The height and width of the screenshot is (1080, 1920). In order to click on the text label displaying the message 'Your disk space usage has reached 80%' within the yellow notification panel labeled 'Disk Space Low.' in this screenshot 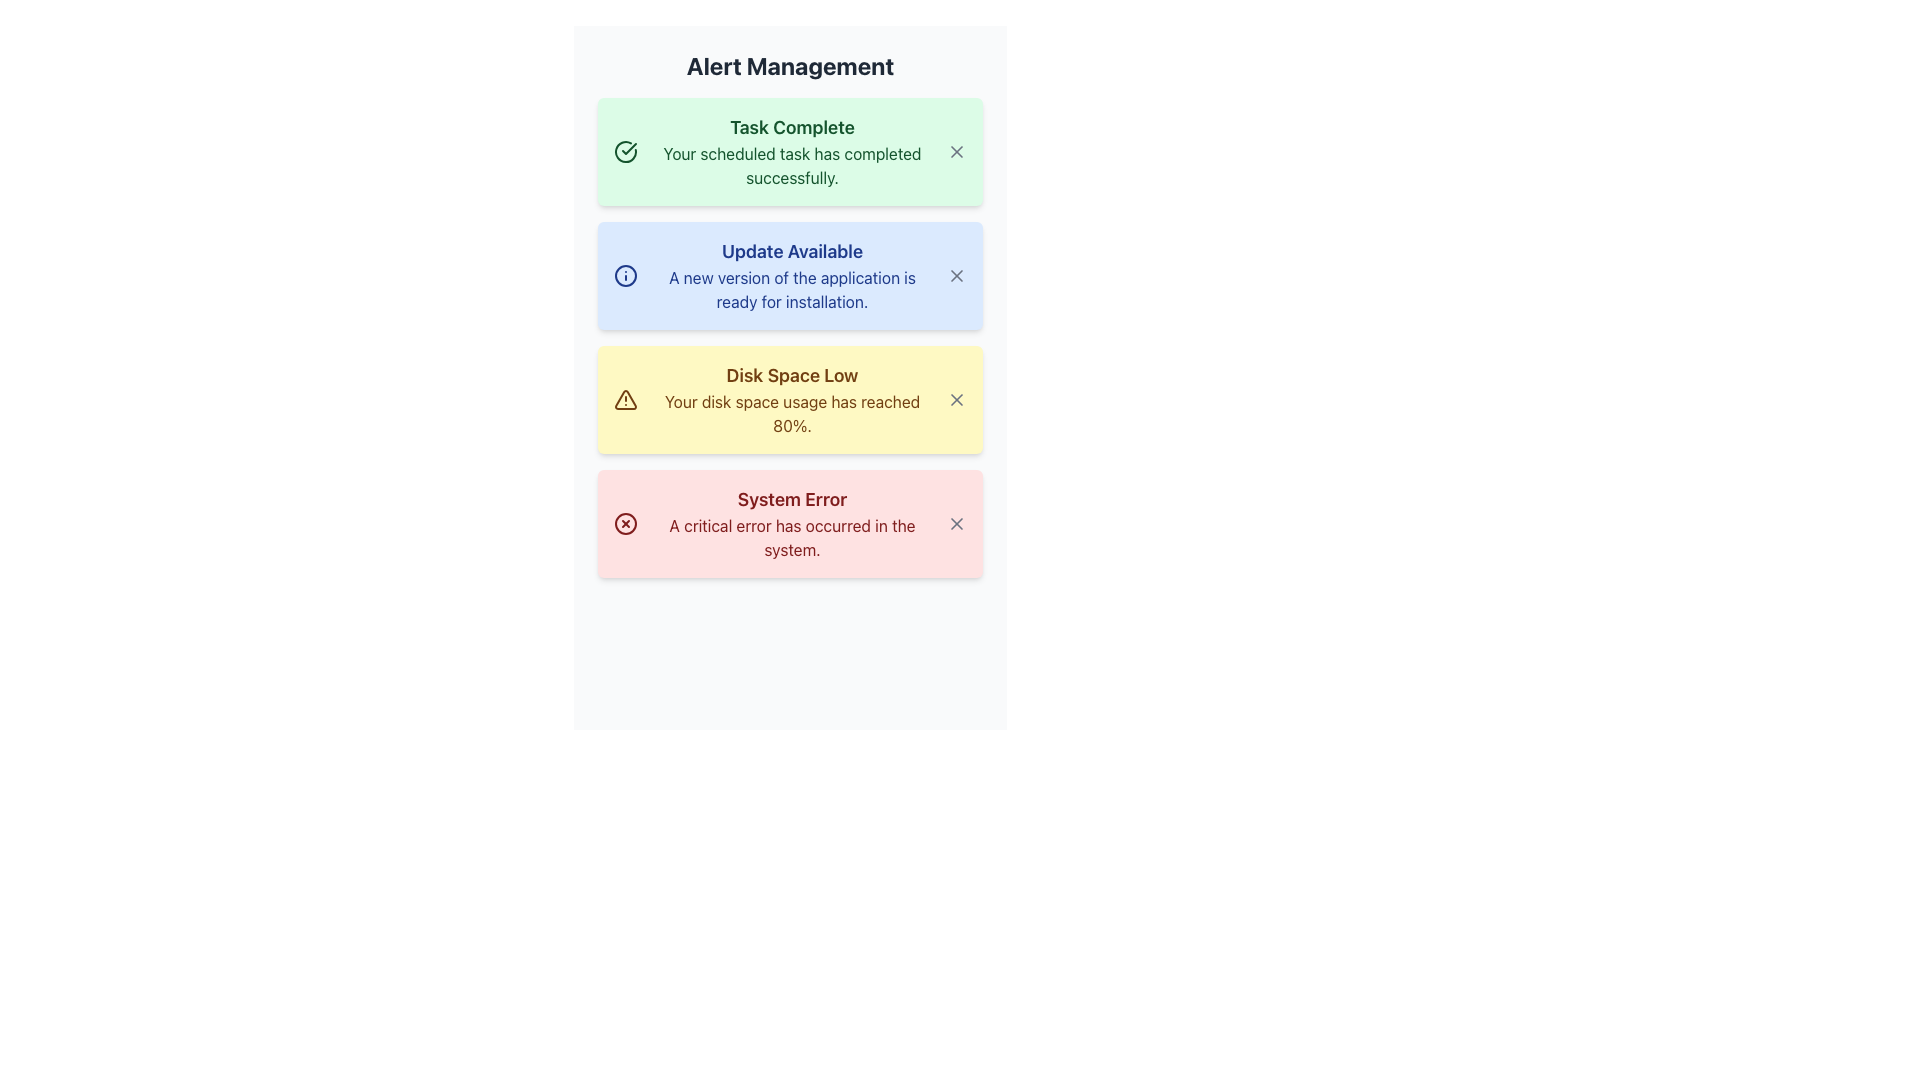, I will do `click(791, 412)`.